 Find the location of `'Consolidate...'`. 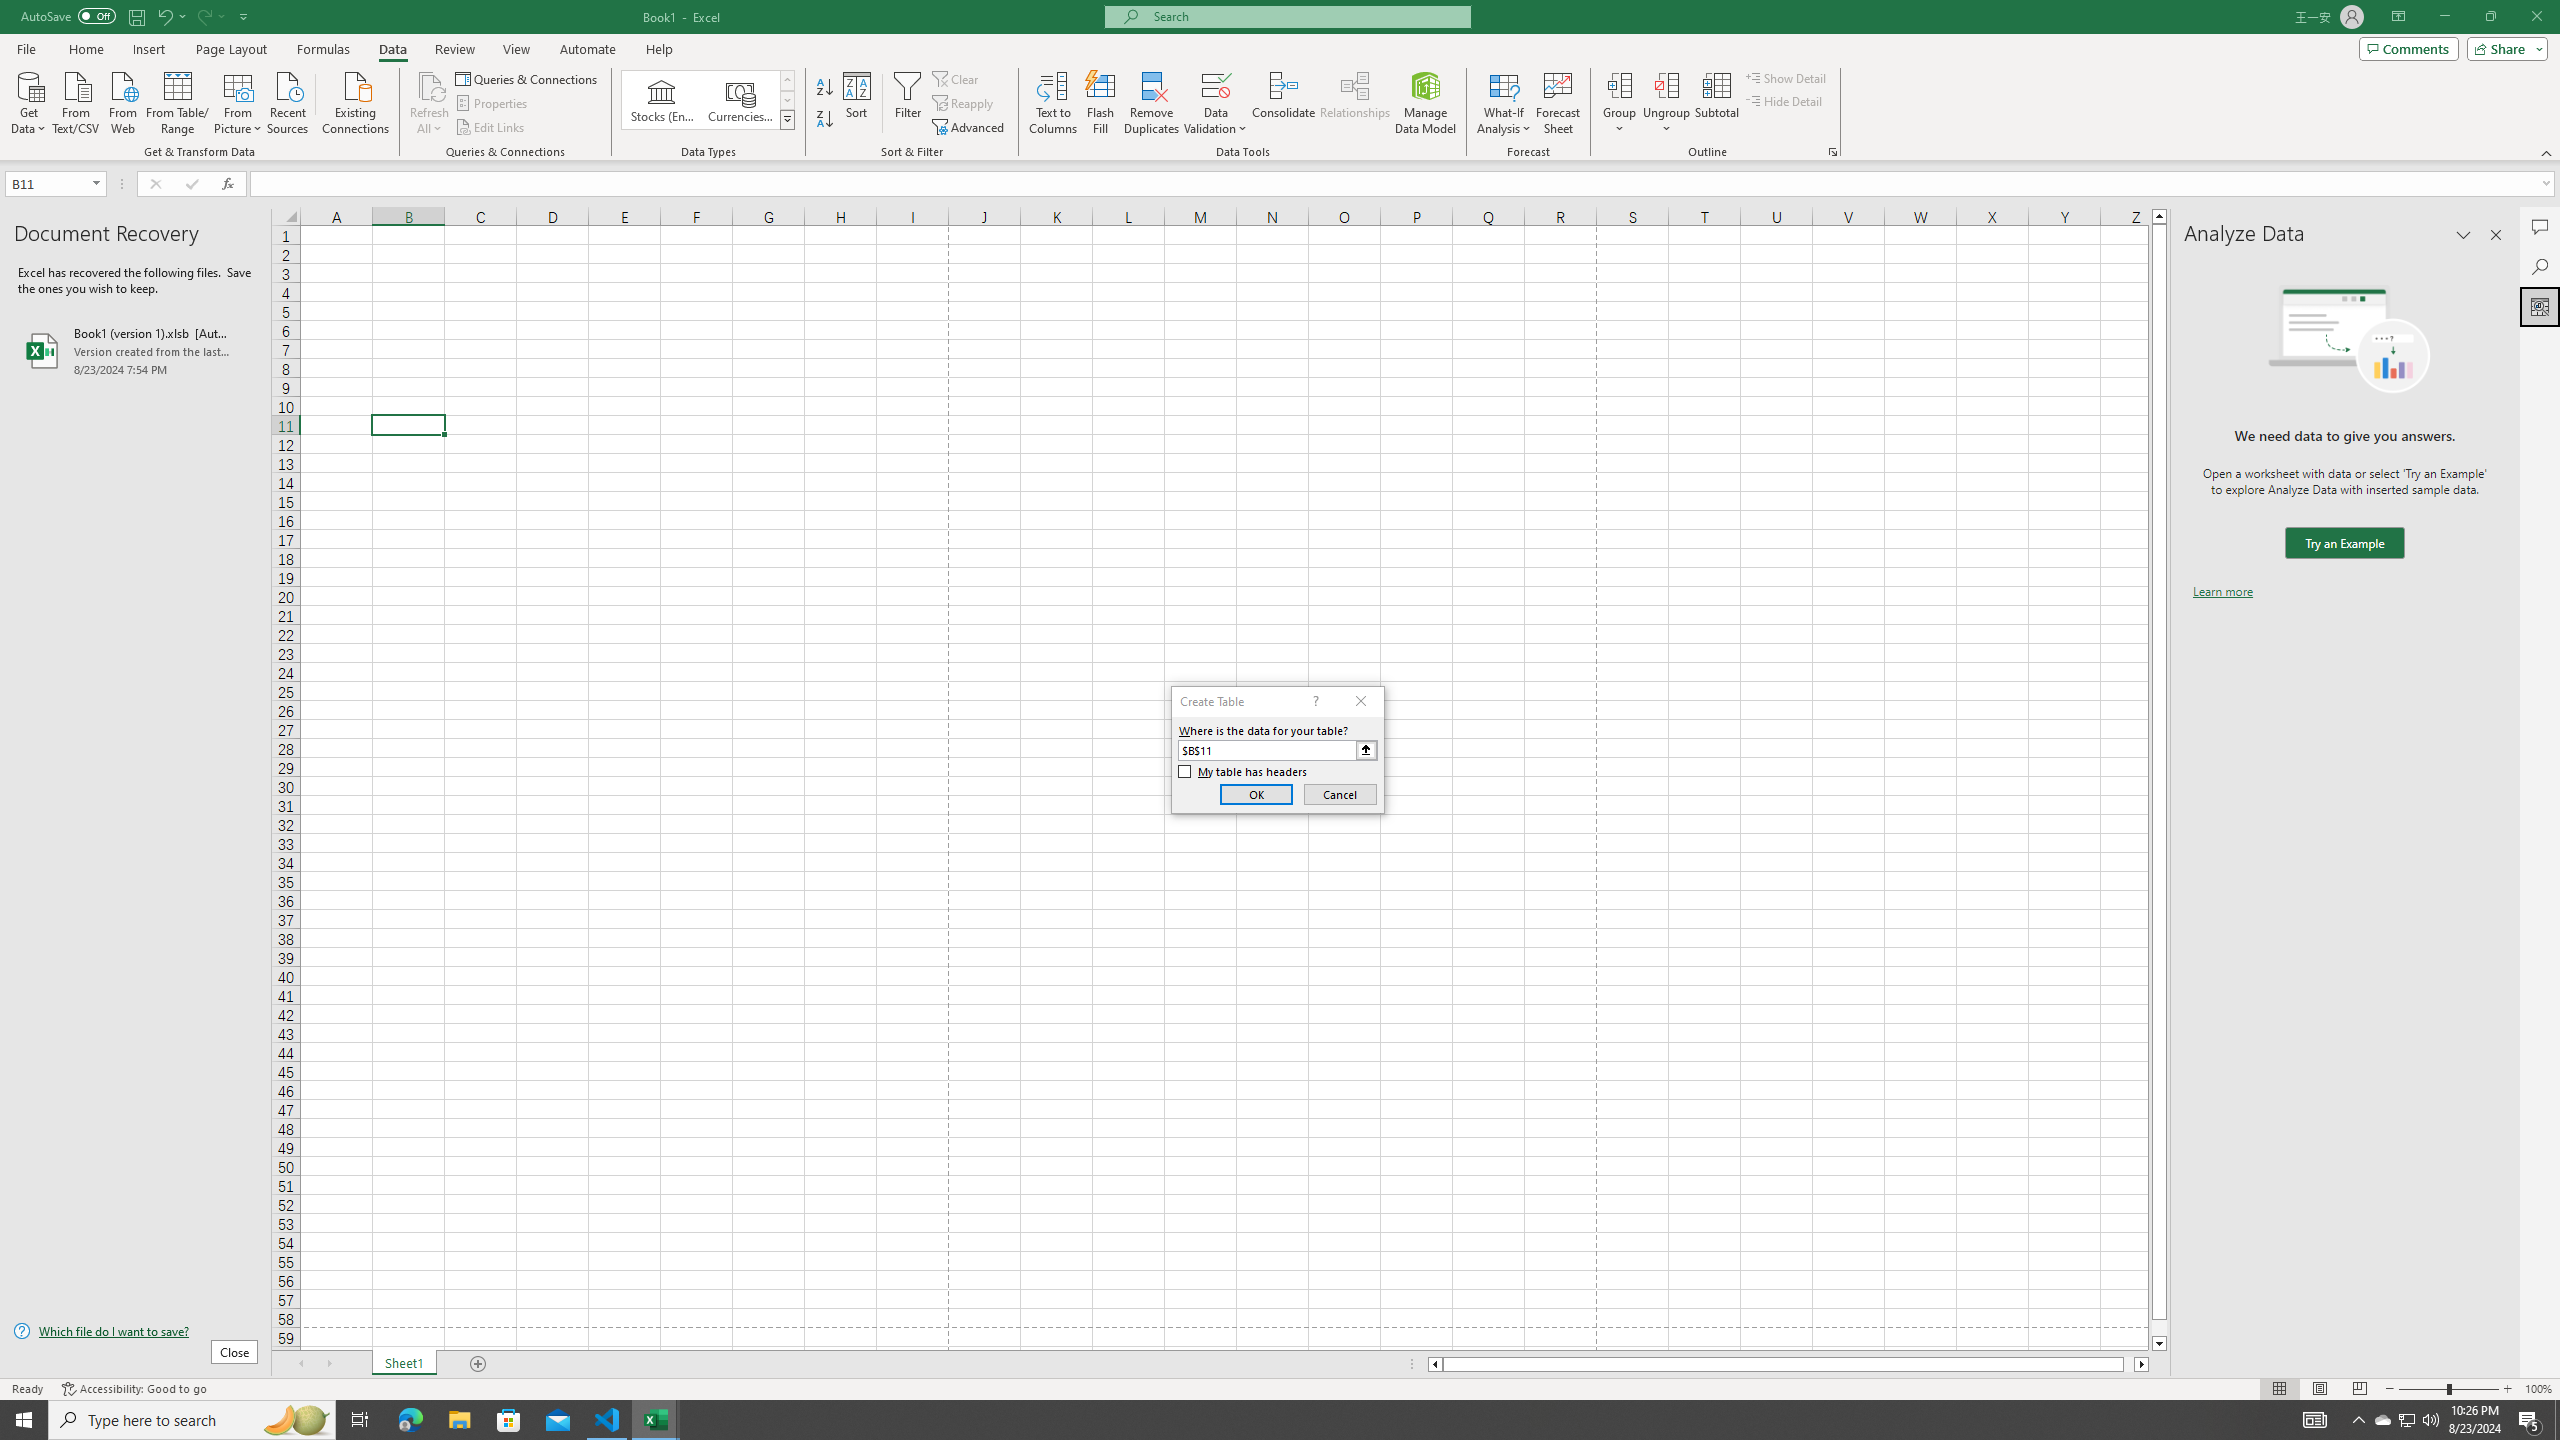

'Consolidate...' is located at coordinates (1283, 103).